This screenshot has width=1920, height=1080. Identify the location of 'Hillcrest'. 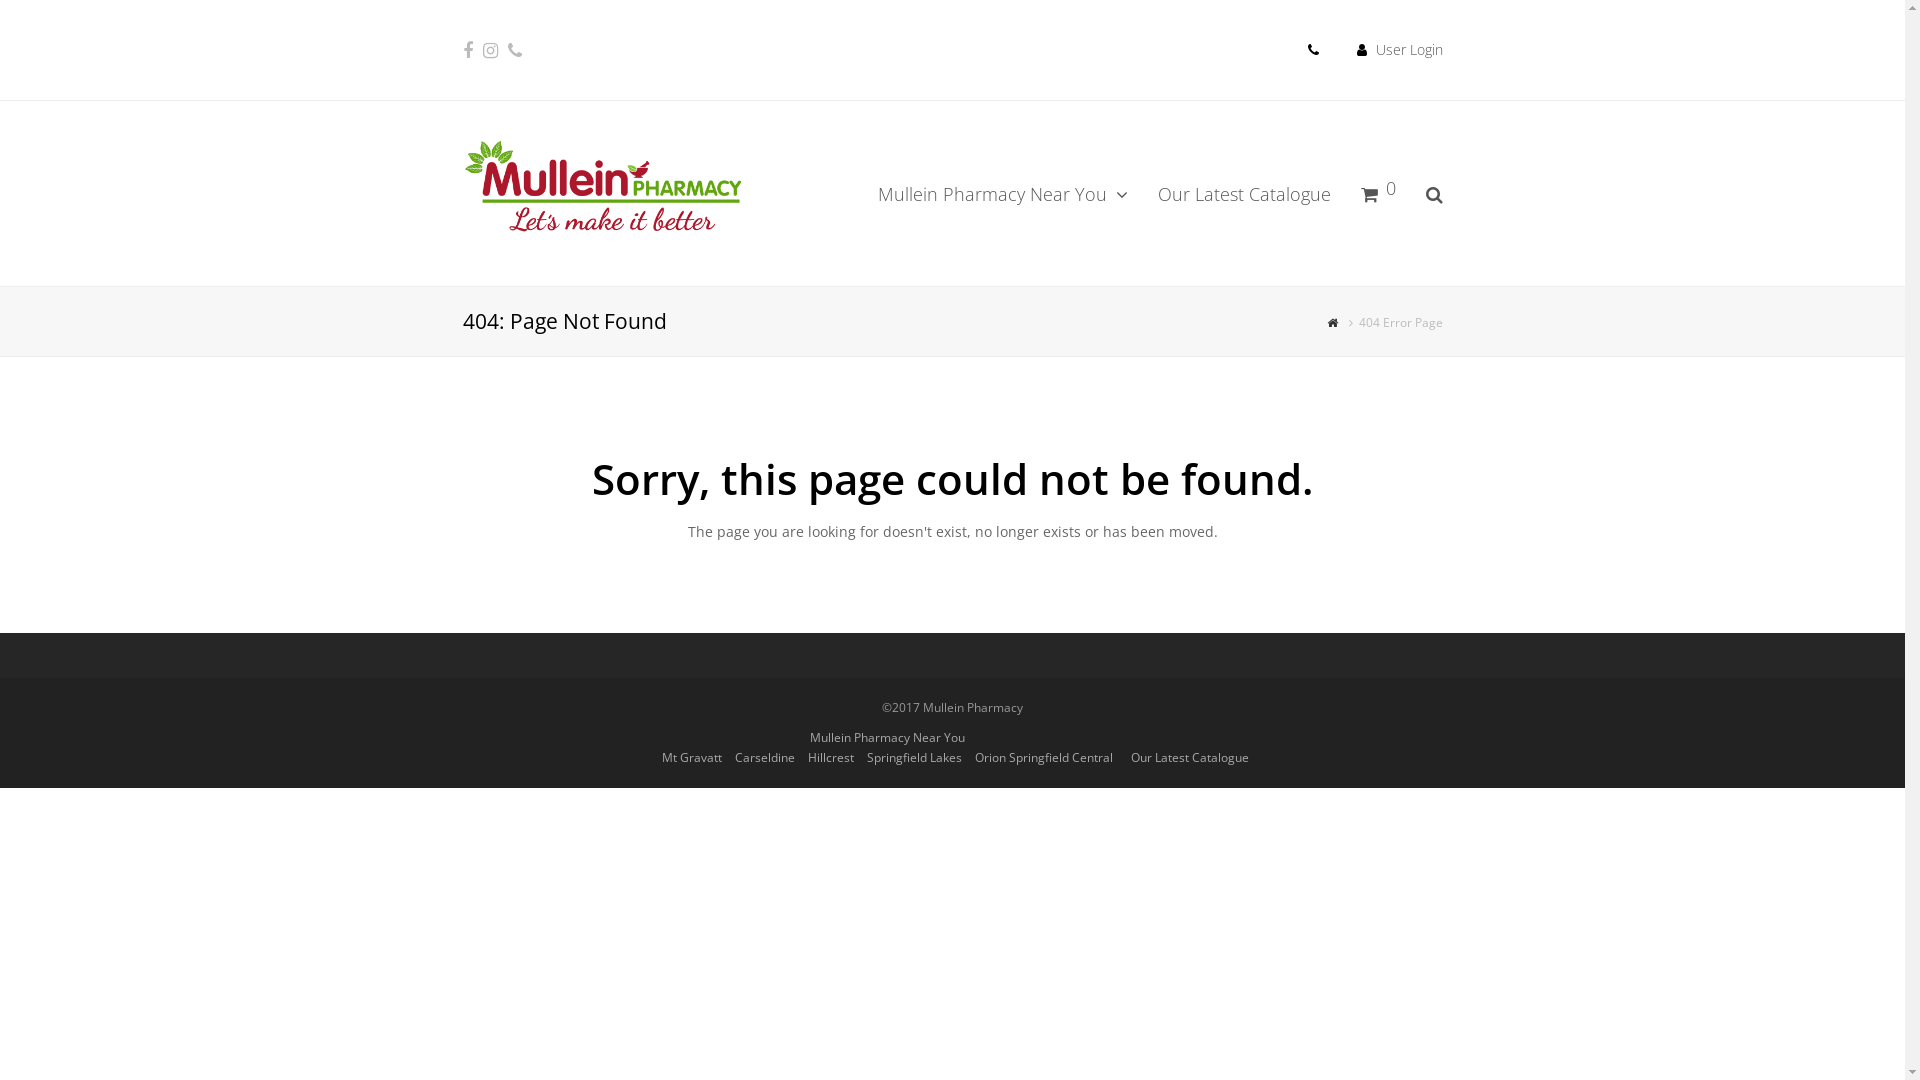
(807, 757).